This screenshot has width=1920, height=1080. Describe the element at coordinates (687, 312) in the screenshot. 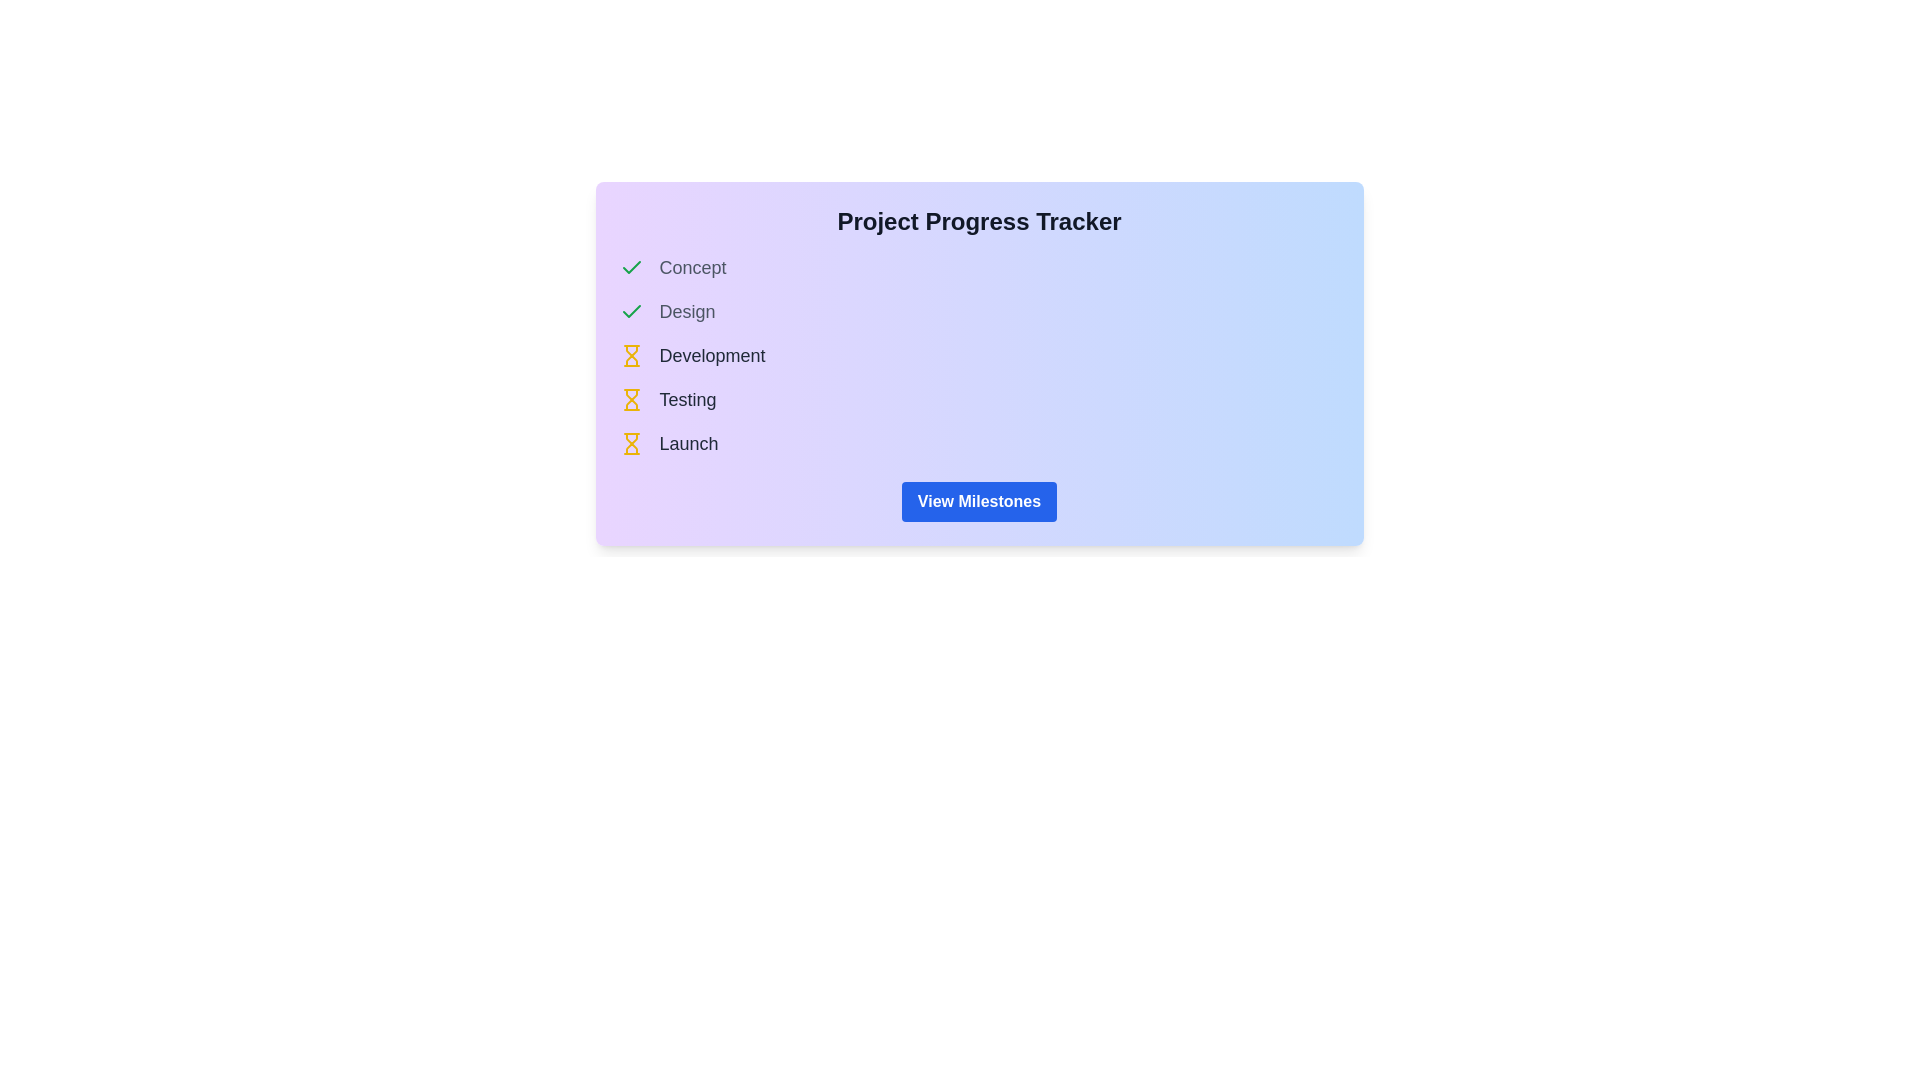

I see `the text label displaying 'Design', which is styled in gray and is the second item in the vertical list under 'Project Progress Tracker'` at that location.